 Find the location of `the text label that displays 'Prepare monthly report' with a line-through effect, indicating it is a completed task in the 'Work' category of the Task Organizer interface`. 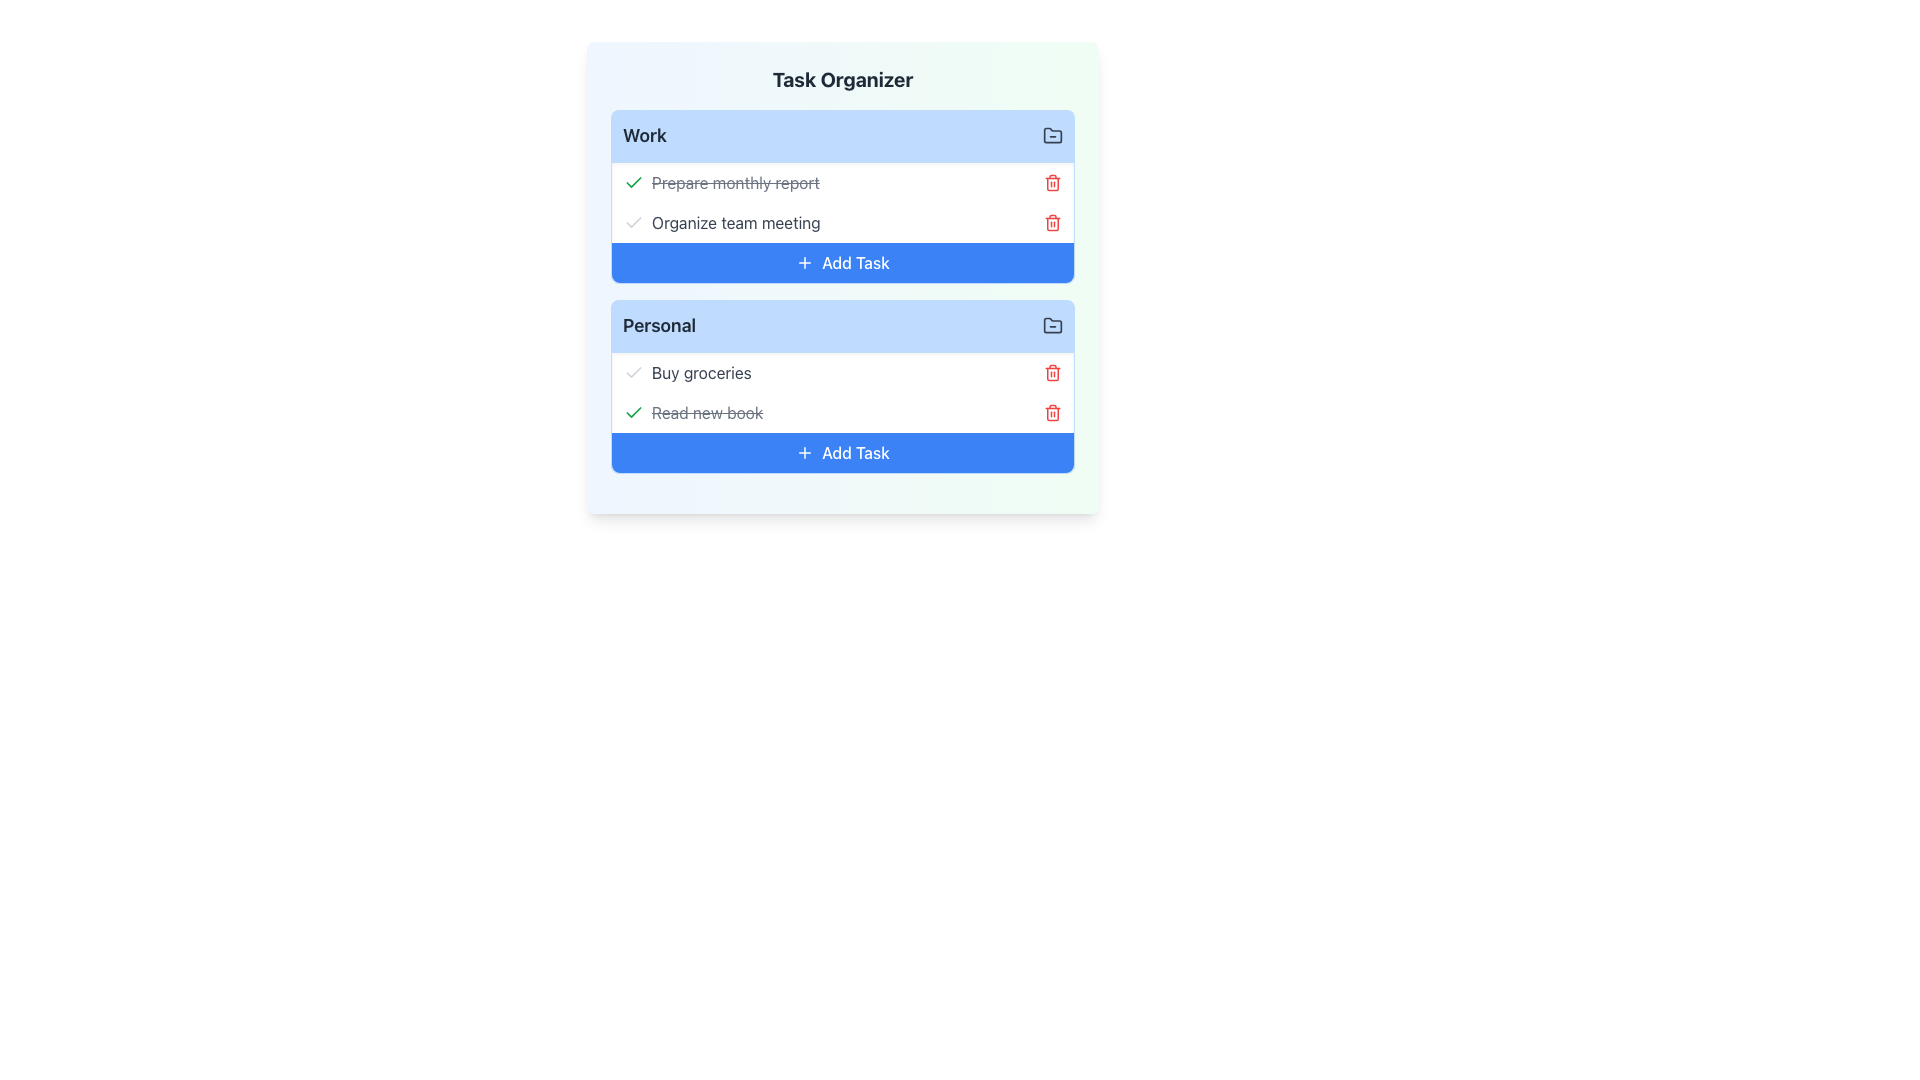

the text label that displays 'Prepare monthly report' with a line-through effect, indicating it is a completed task in the 'Work' category of the Task Organizer interface is located at coordinates (734, 182).